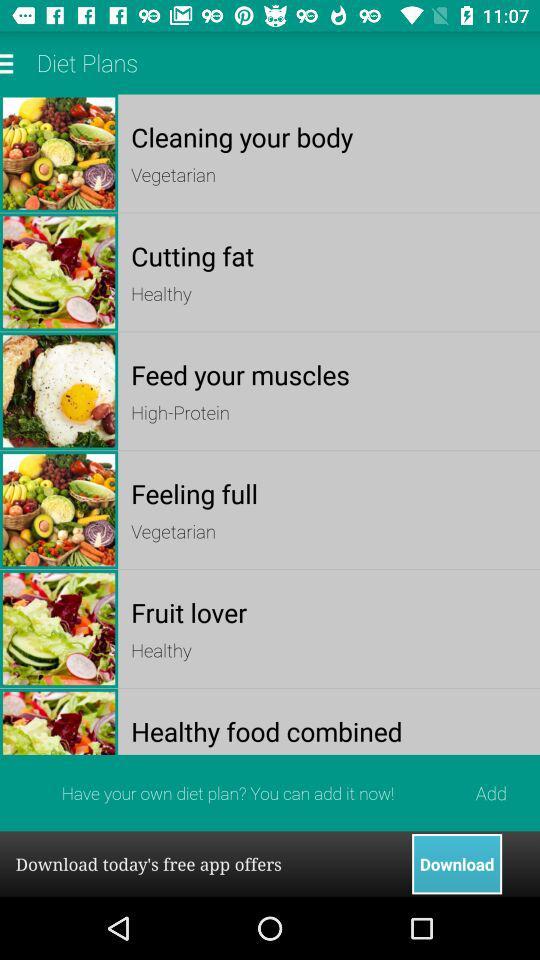  I want to click on feed your muscles icon, so click(329, 373).